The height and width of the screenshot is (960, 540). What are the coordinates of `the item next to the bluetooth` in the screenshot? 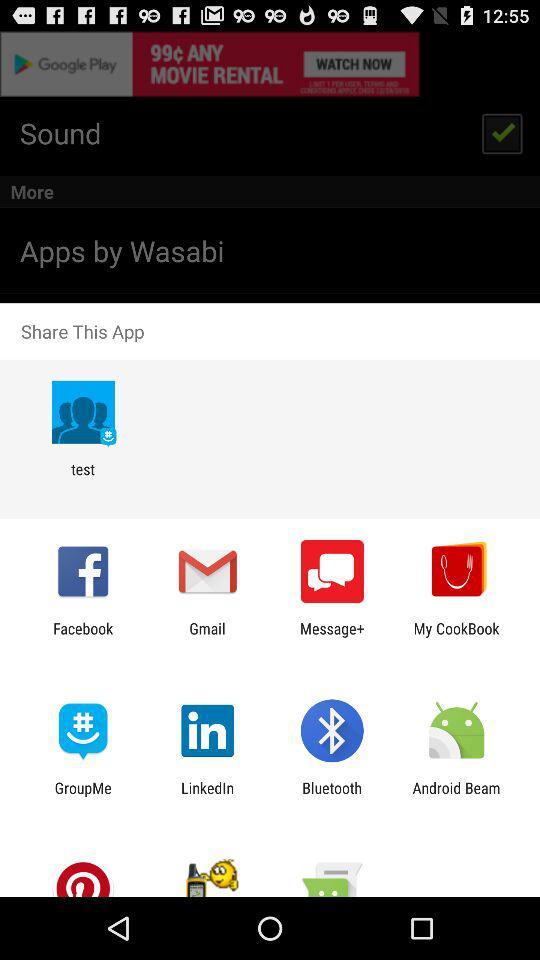 It's located at (206, 796).